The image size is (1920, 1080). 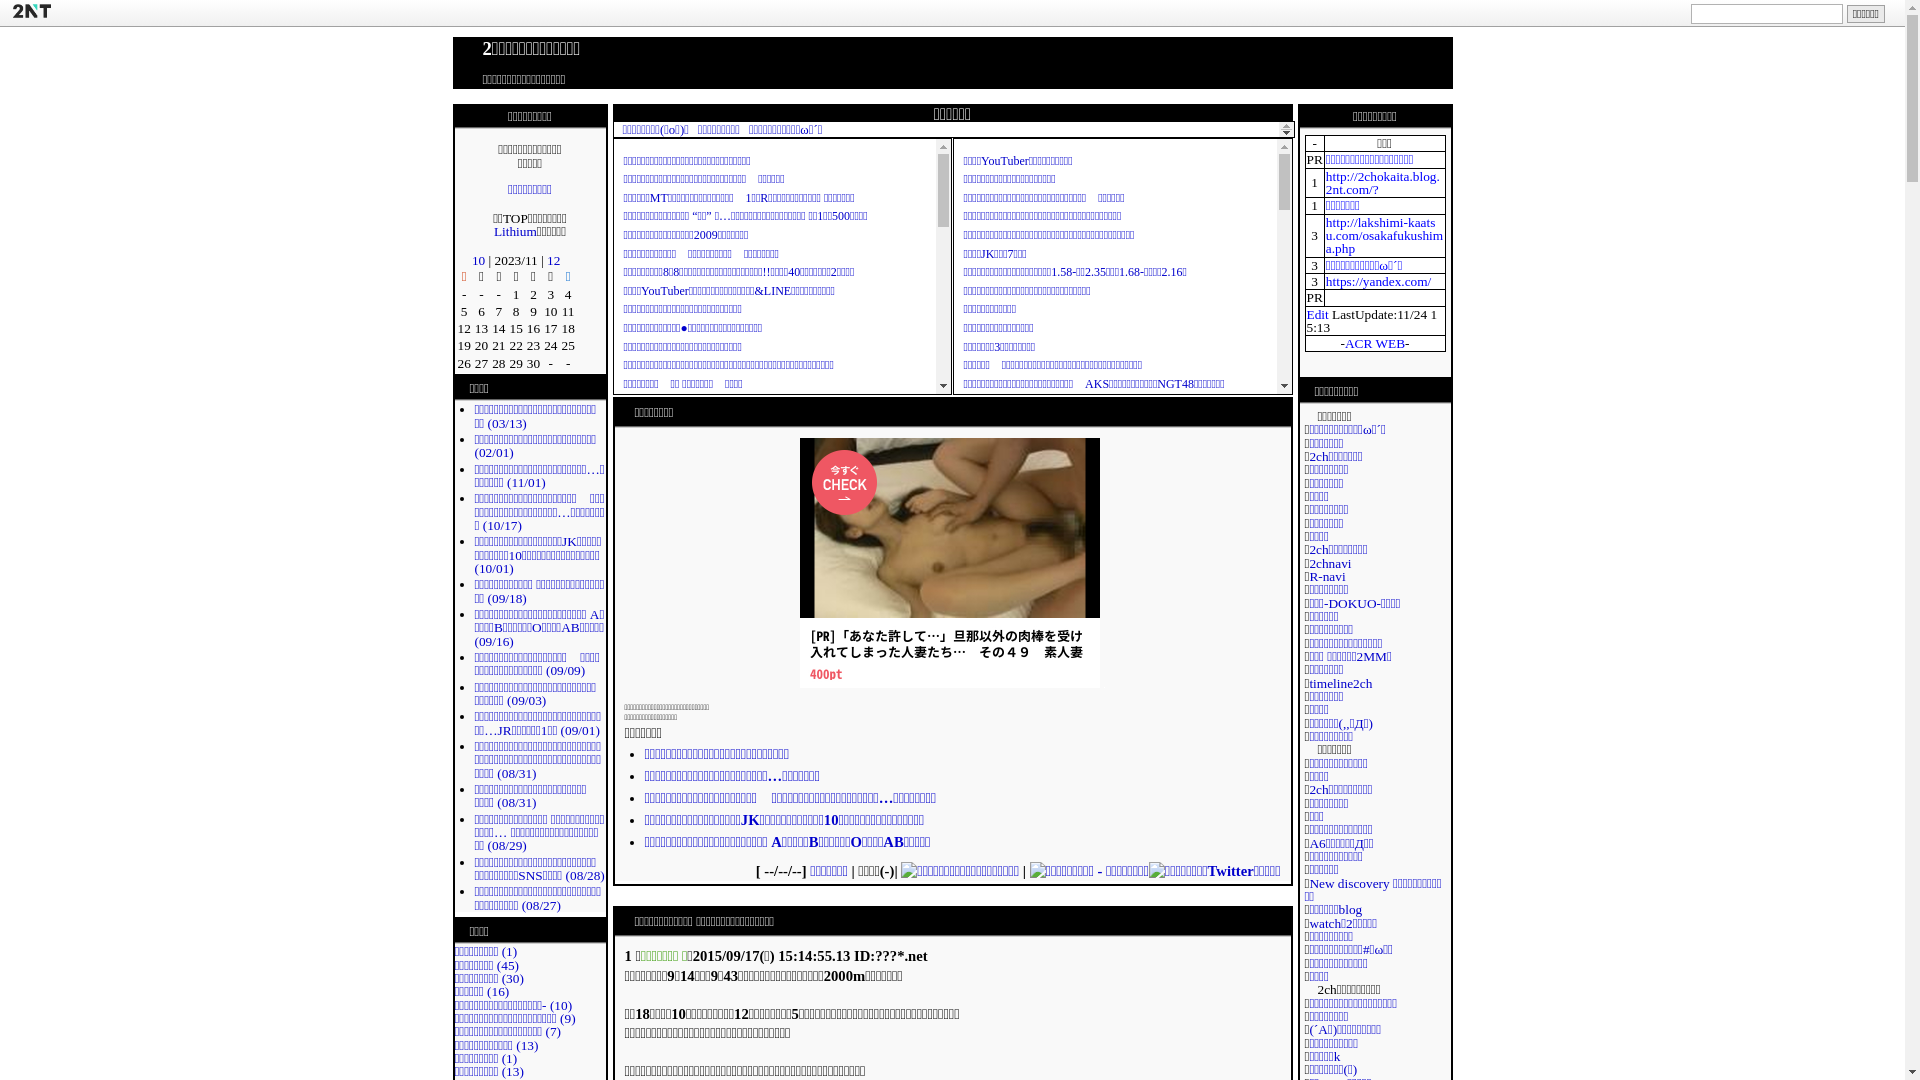 What do you see at coordinates (1381, 182) in the screenshot?
I see `'http://2chokaita.blog.2nt.com/?'` at bounding box center [1381, 182].